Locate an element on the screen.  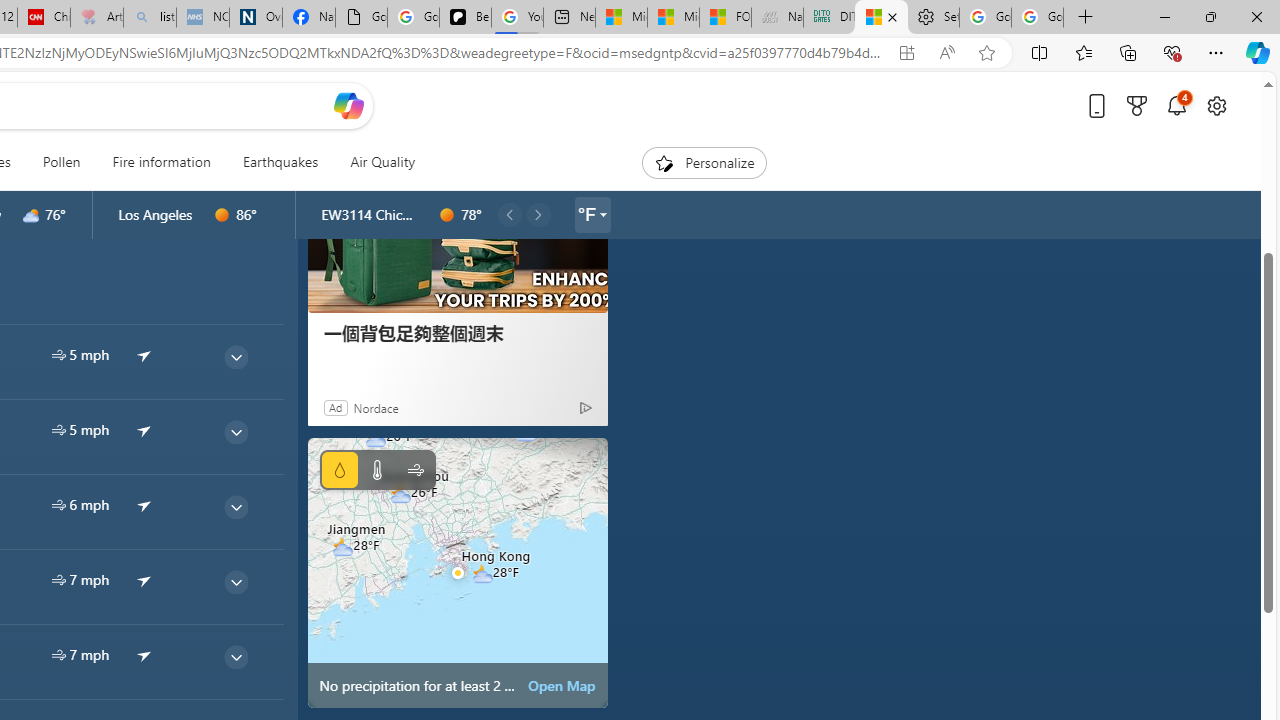
'static map image of vector map' is located at coordinates (456, 572).